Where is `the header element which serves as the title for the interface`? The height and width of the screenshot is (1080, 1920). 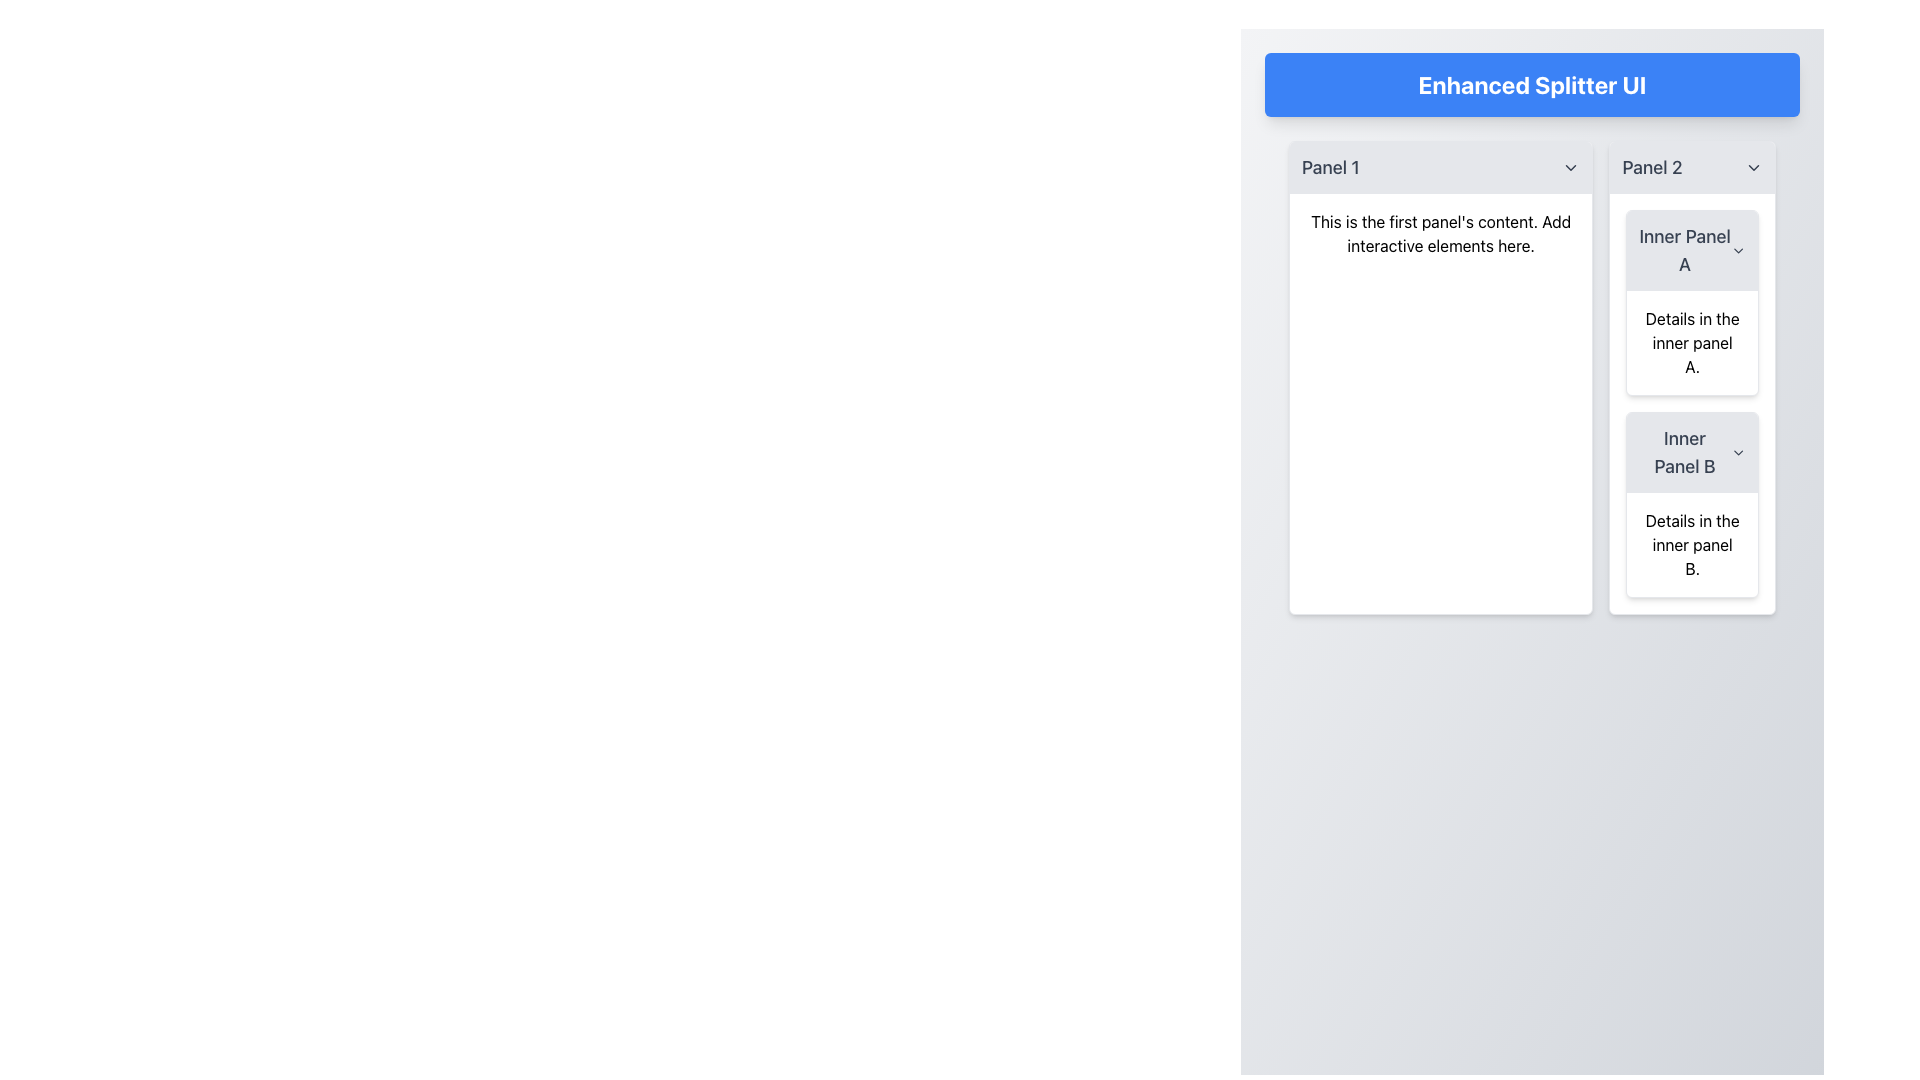
the header element which serves as the title for the interface is located at coordinates (1531, 83).